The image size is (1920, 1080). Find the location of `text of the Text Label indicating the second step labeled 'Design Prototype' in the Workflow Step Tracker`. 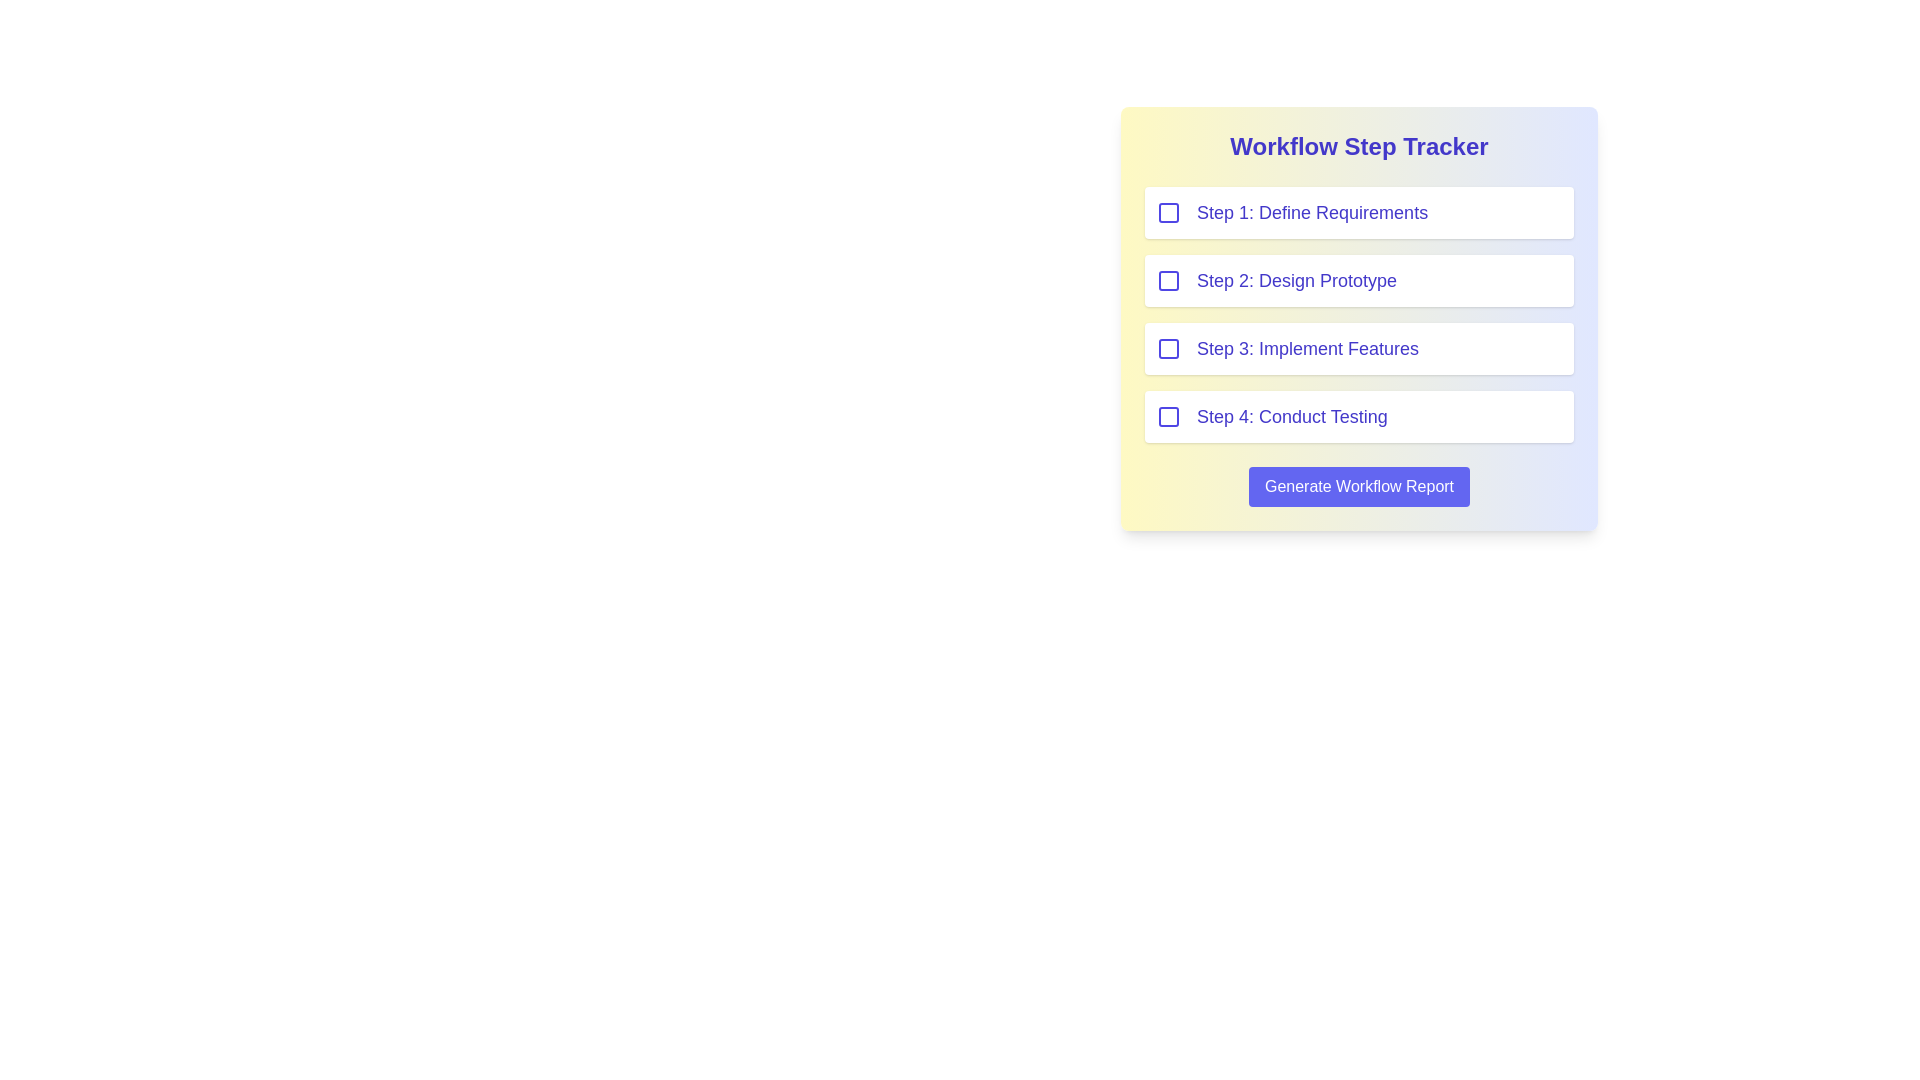

text of the Text Label indicating the second step labeled 'Design Prototype' in the Workflow Step Tracker is located at coordinates (1359, 281).